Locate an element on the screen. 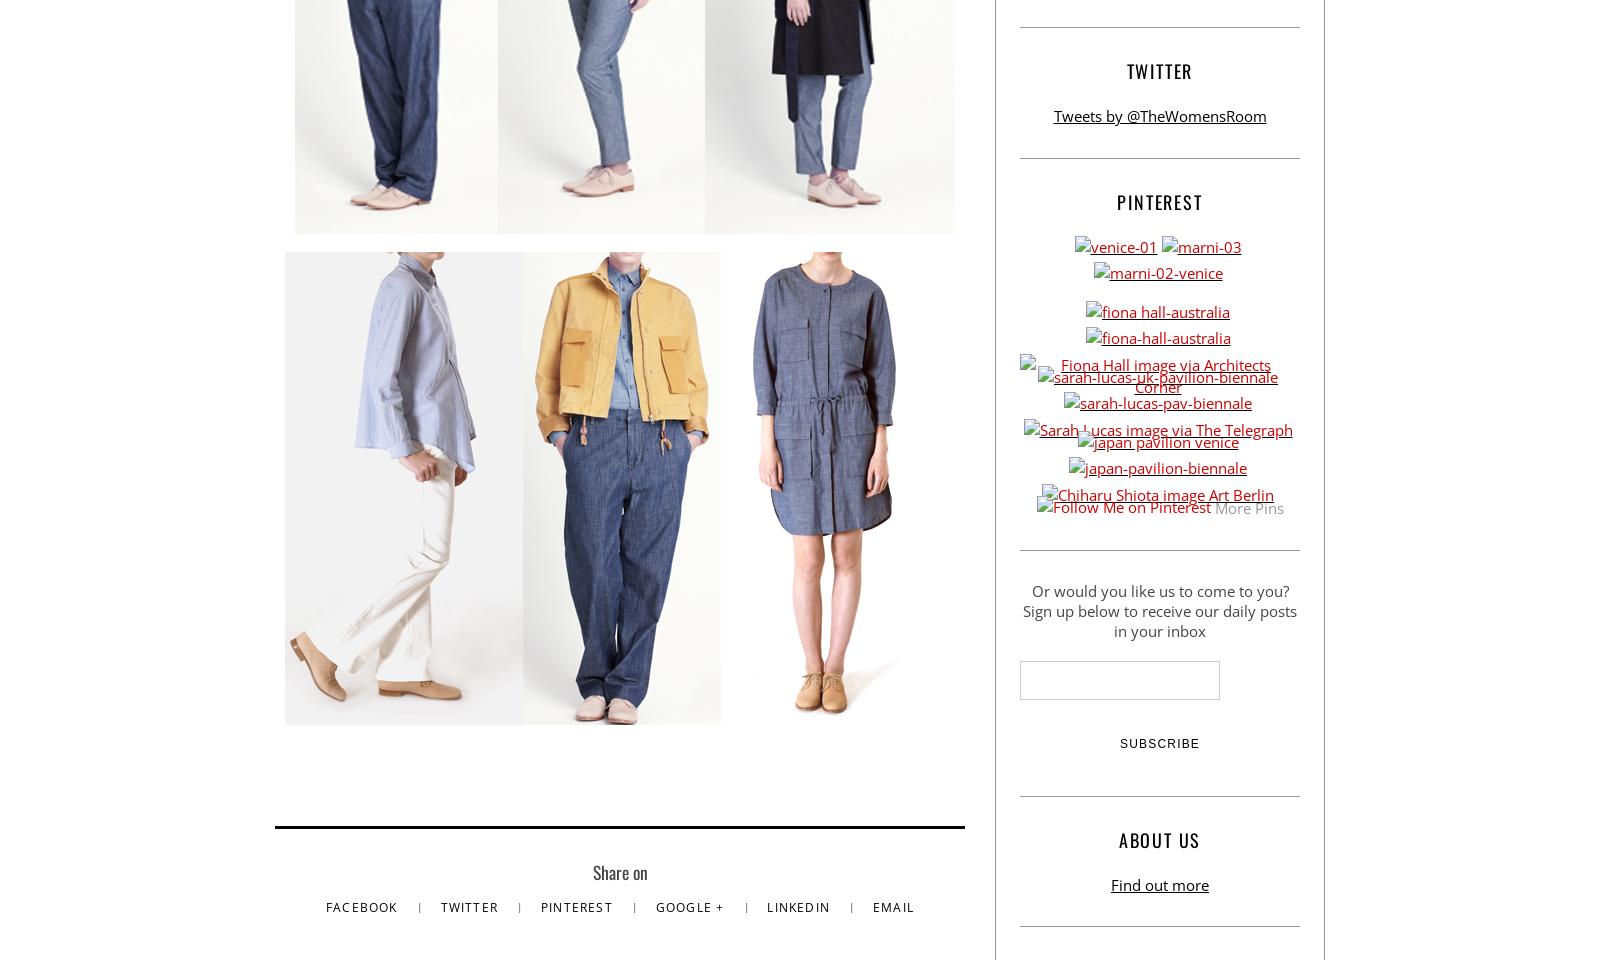  'Email' is located at coordinates (892, 907).